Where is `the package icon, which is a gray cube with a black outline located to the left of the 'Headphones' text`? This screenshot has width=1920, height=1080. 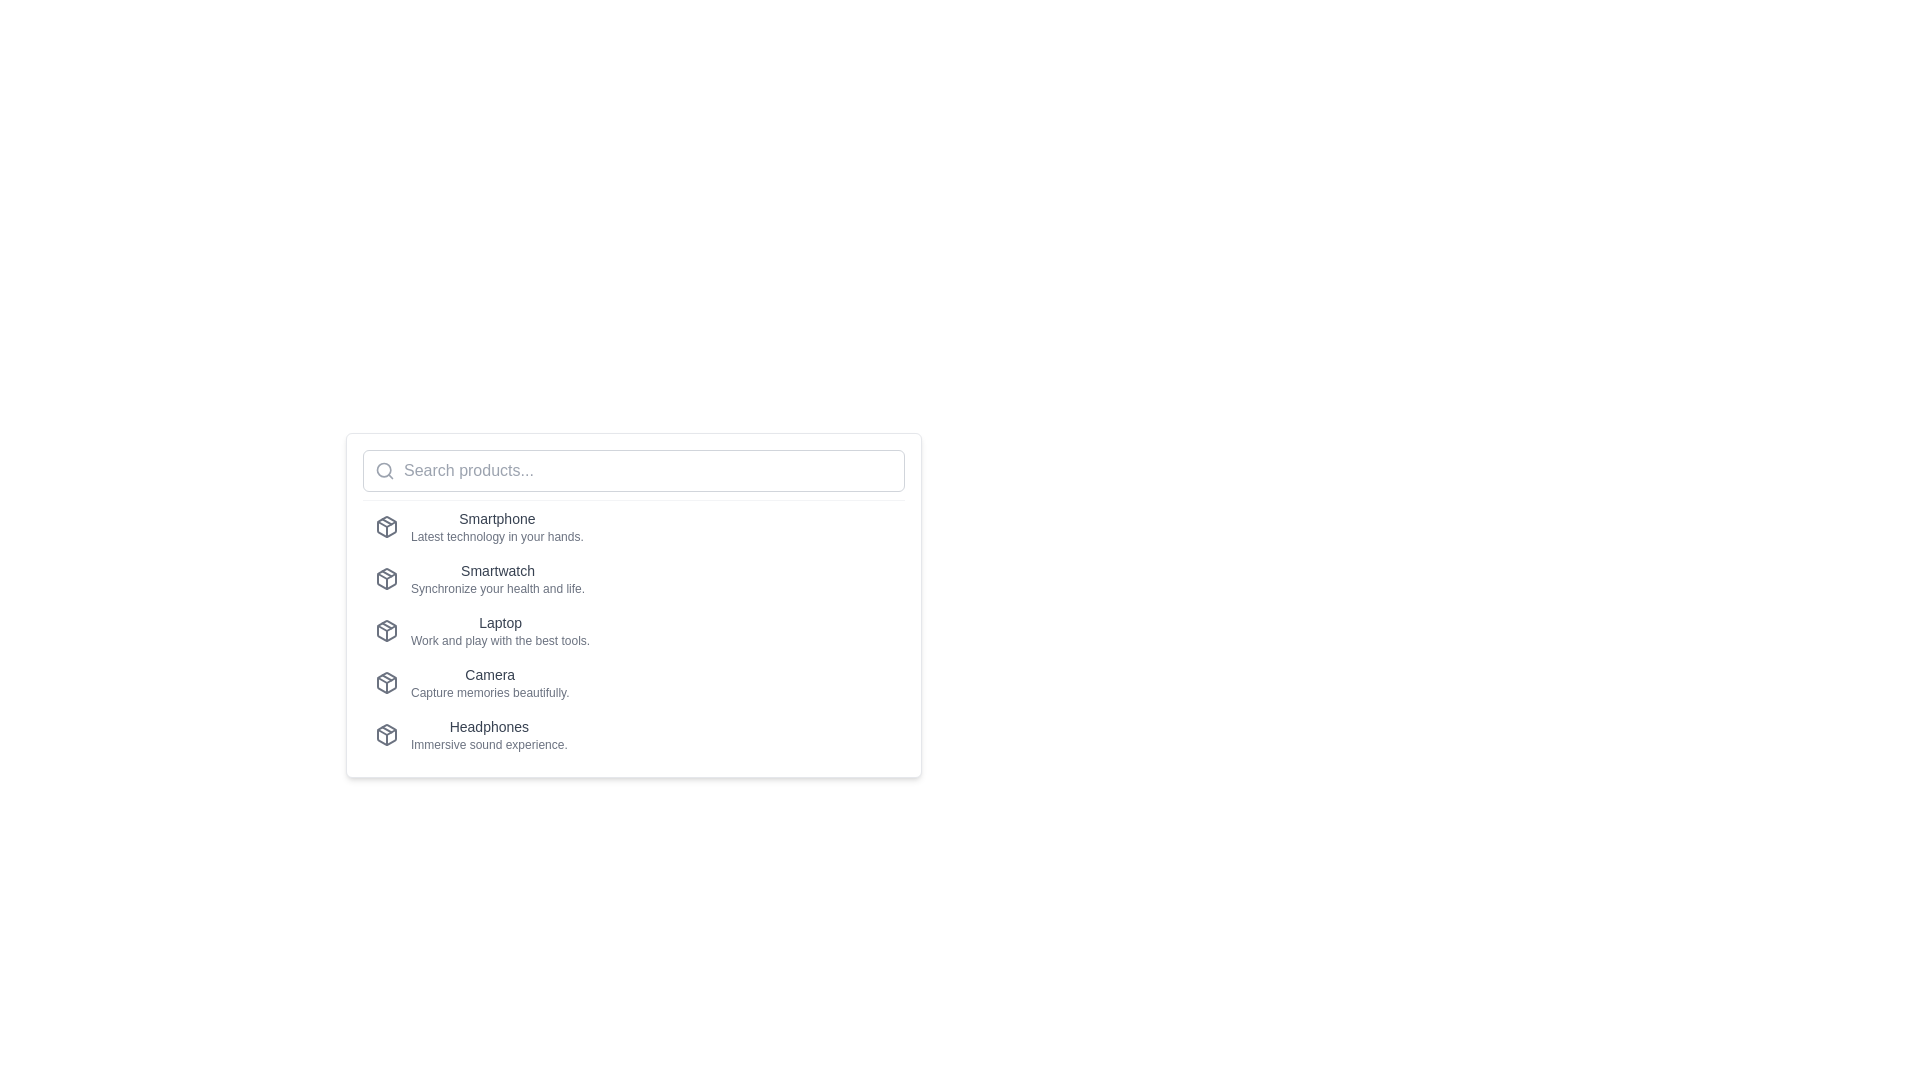 the package icon, which is a gray cube with a black outline located to the left of the 'Headphones' text is located at coordinates (387, 735).